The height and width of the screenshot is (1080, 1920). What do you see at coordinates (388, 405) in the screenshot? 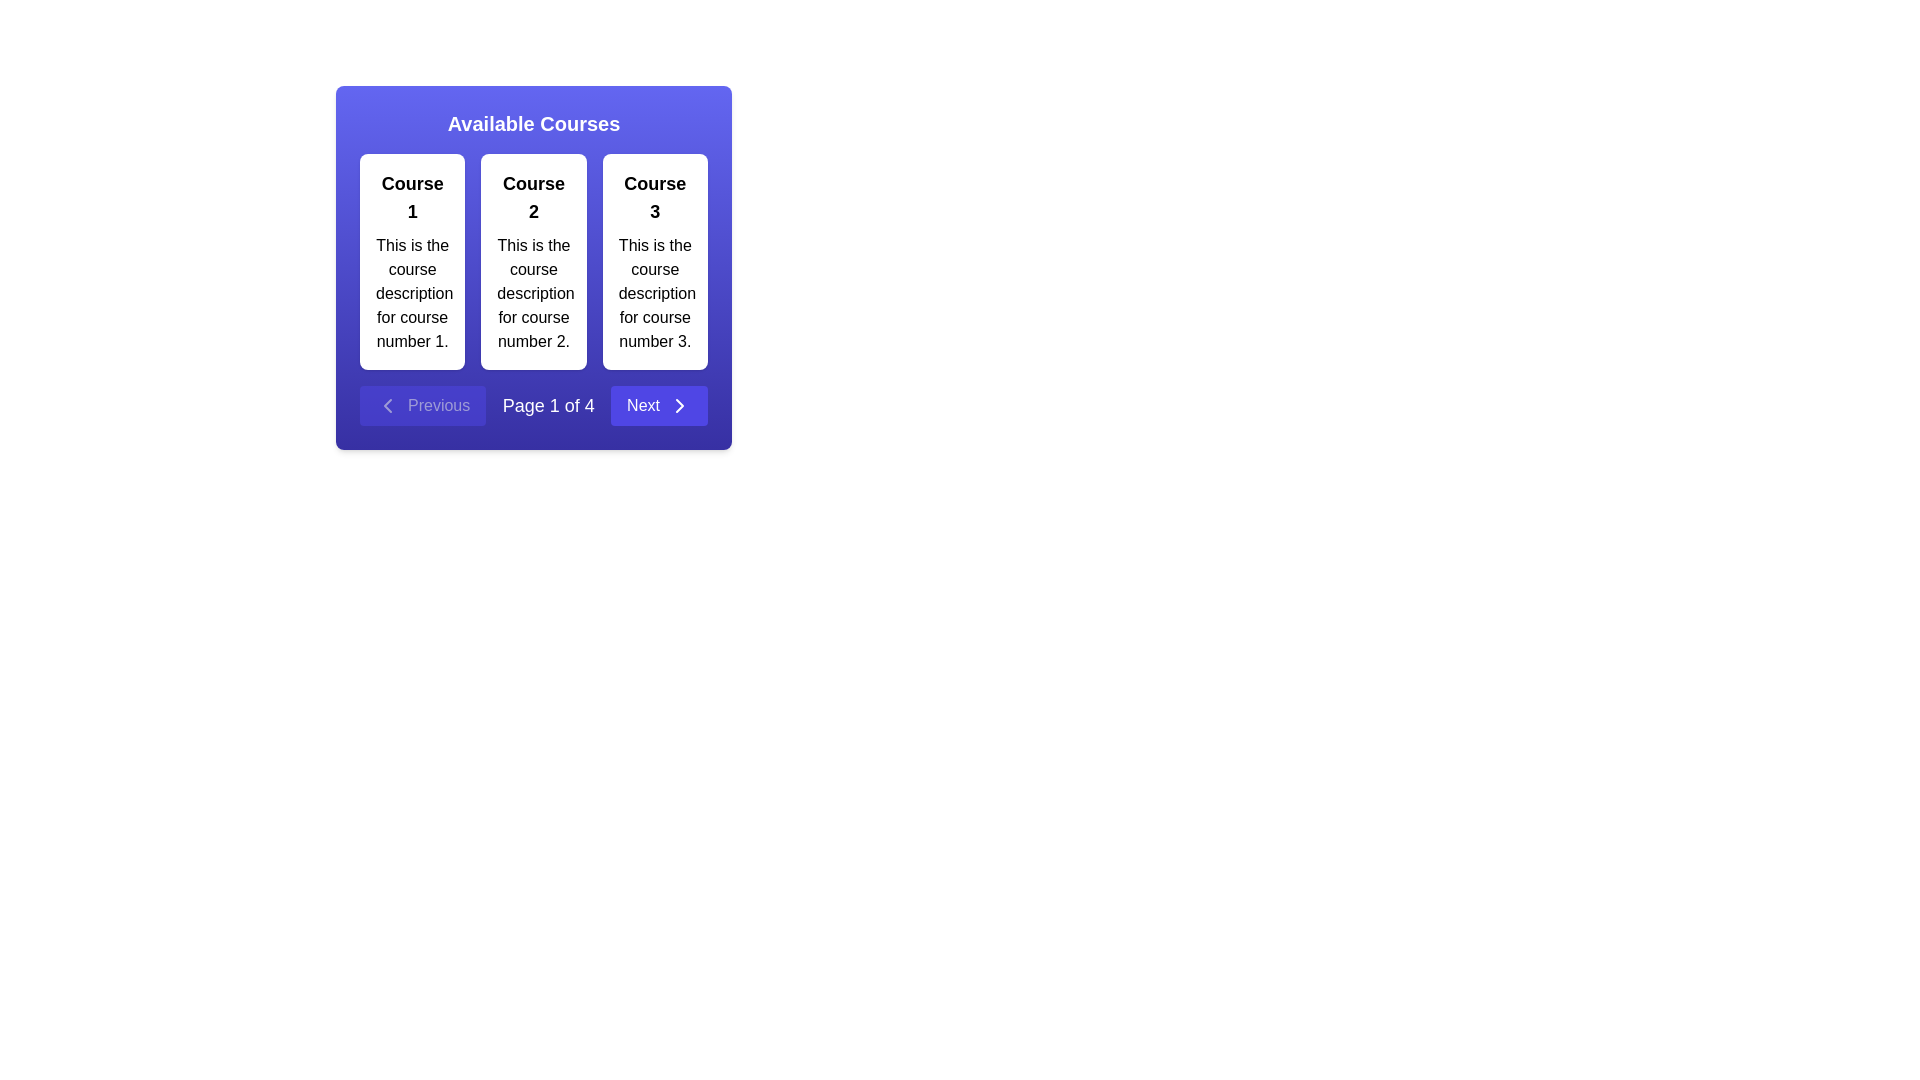
I see `the chevron icon located within the 'Previous' button at the bottom-left corner of the interface under the course cards in the pagination section` at bounding box center [388, 405].